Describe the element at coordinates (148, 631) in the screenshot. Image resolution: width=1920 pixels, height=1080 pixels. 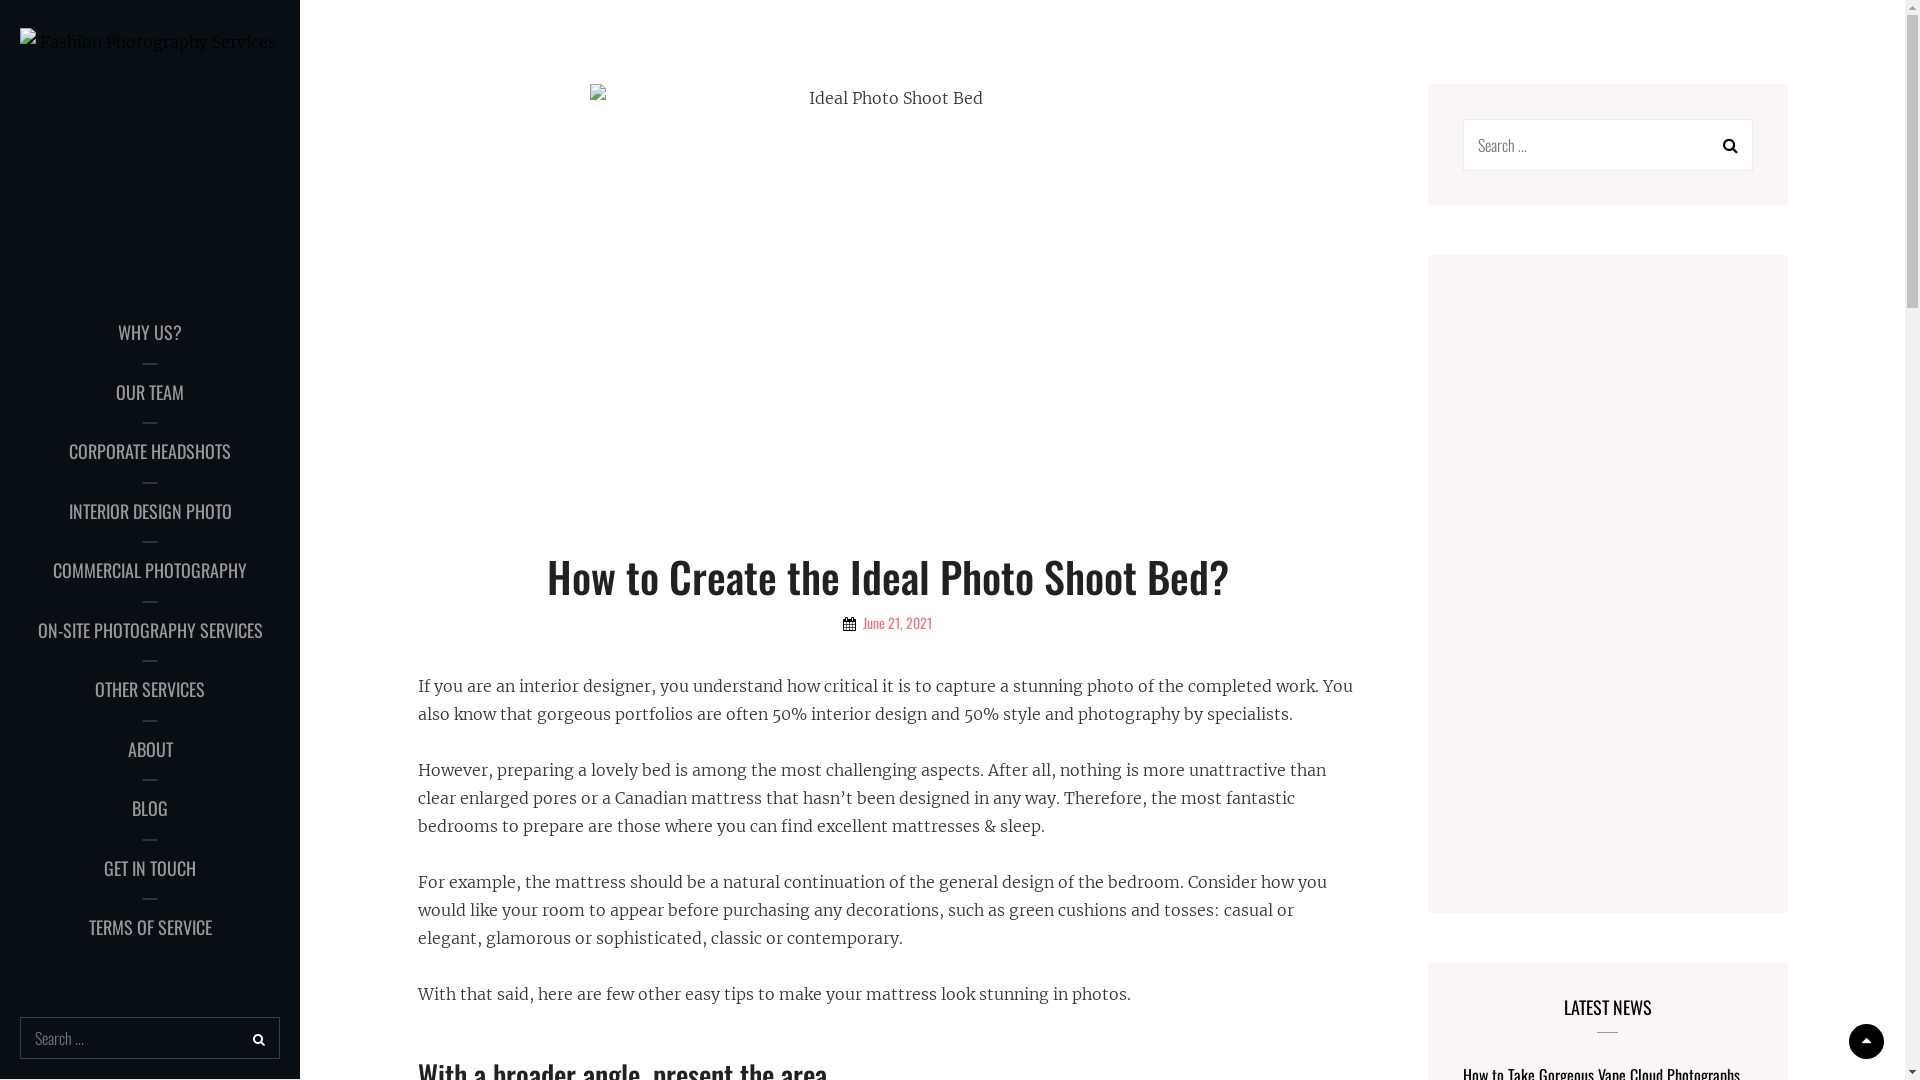
I see `'ON-SITE PHOTOGRAPHY SERVICES'` at that location.